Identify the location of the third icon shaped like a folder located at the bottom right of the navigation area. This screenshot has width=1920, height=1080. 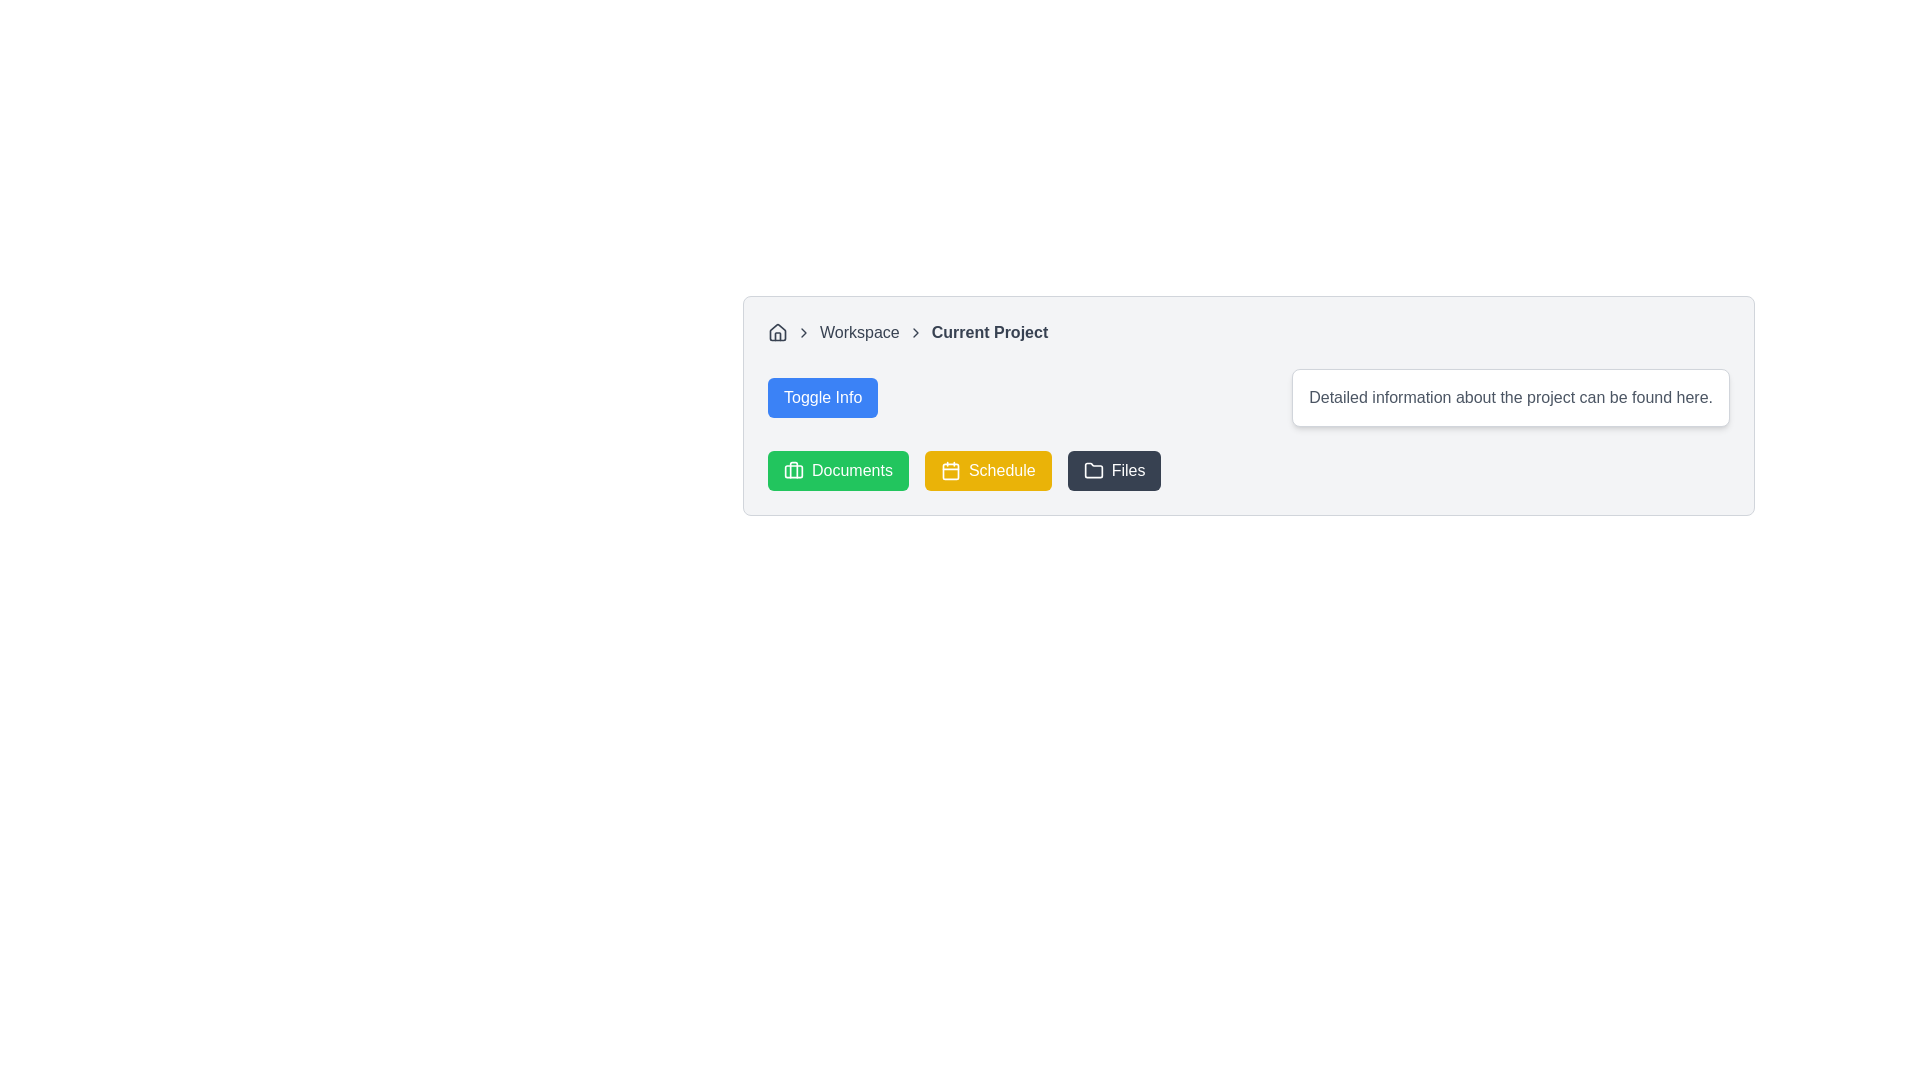
(1092, 470).